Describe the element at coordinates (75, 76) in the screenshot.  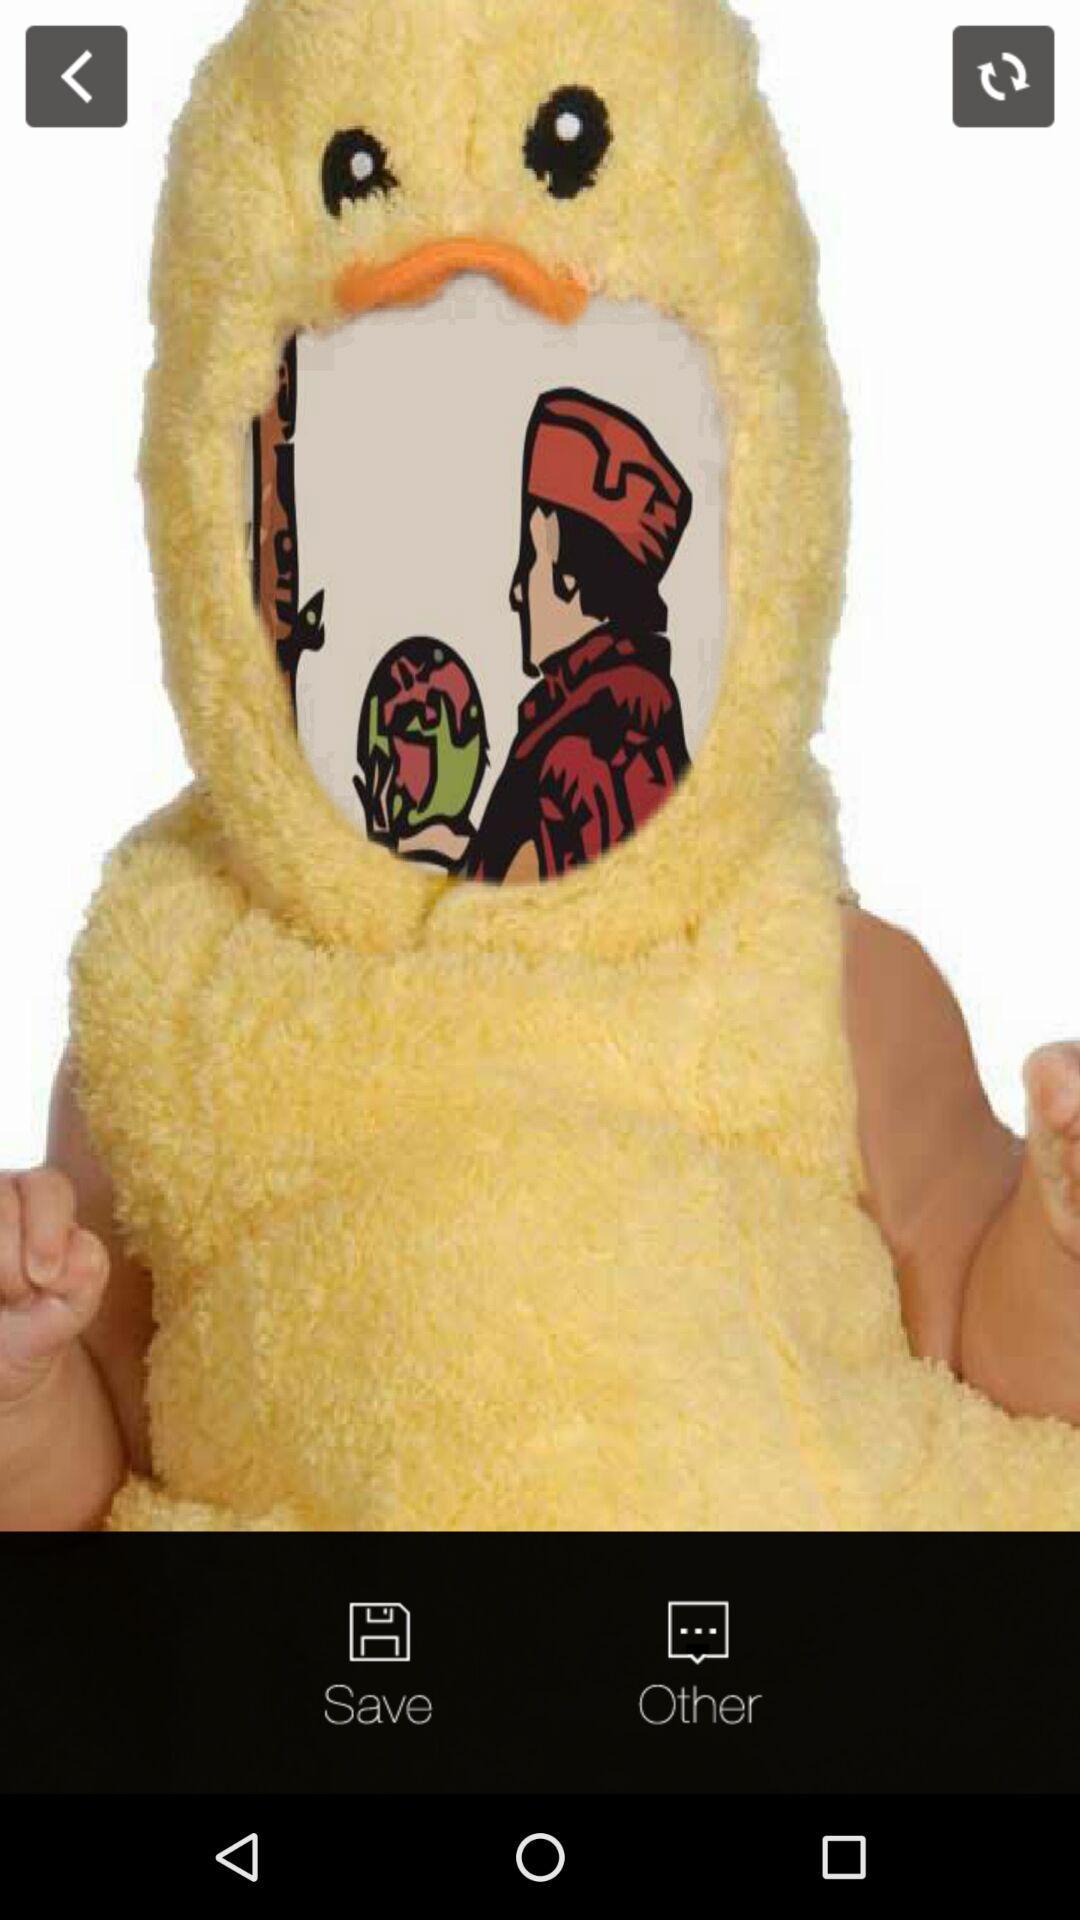
I see `the arrow_backward icon` at that location.